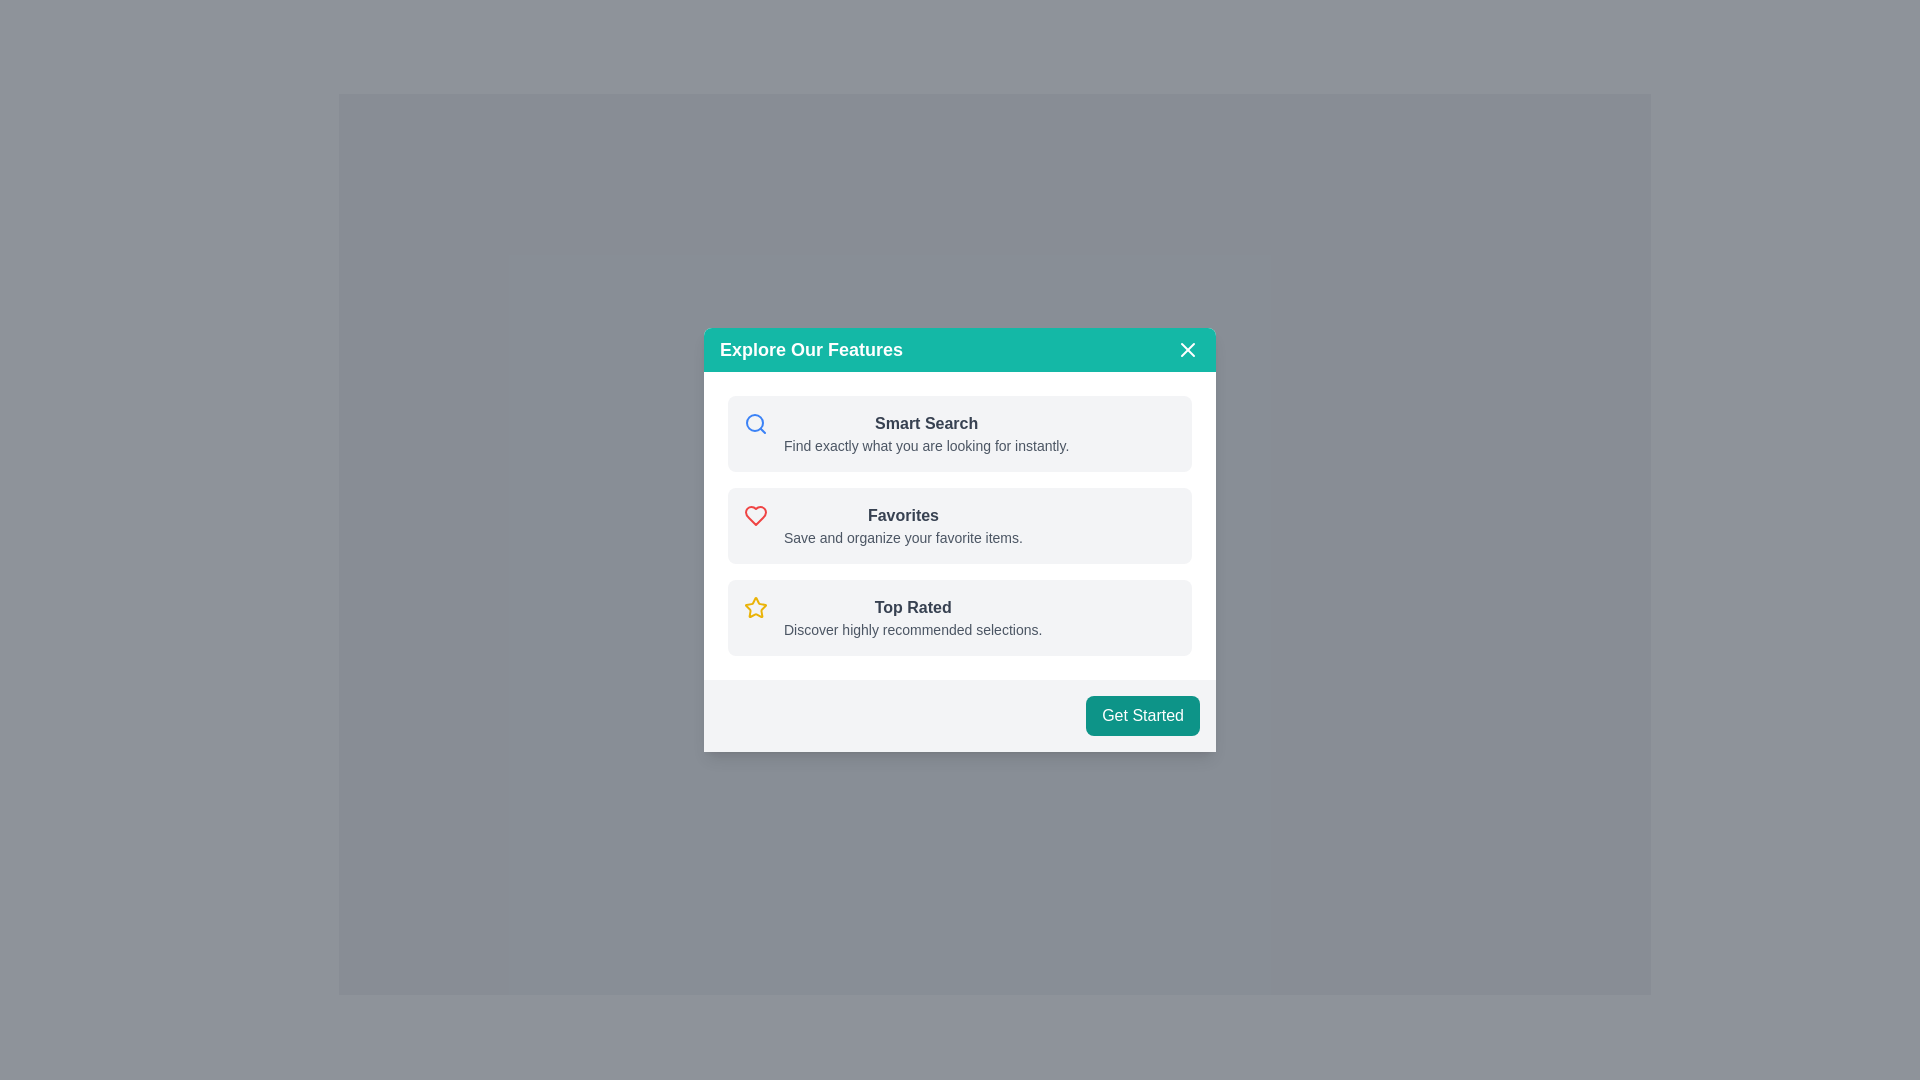  Describe the element at coordinates (925, 445) in the screenshot. I see `the static text that provides additional information about the 'Smart Search' feature located beneath the 'Smart Search' heading in the 'Explore Our Features' modal` at that location.